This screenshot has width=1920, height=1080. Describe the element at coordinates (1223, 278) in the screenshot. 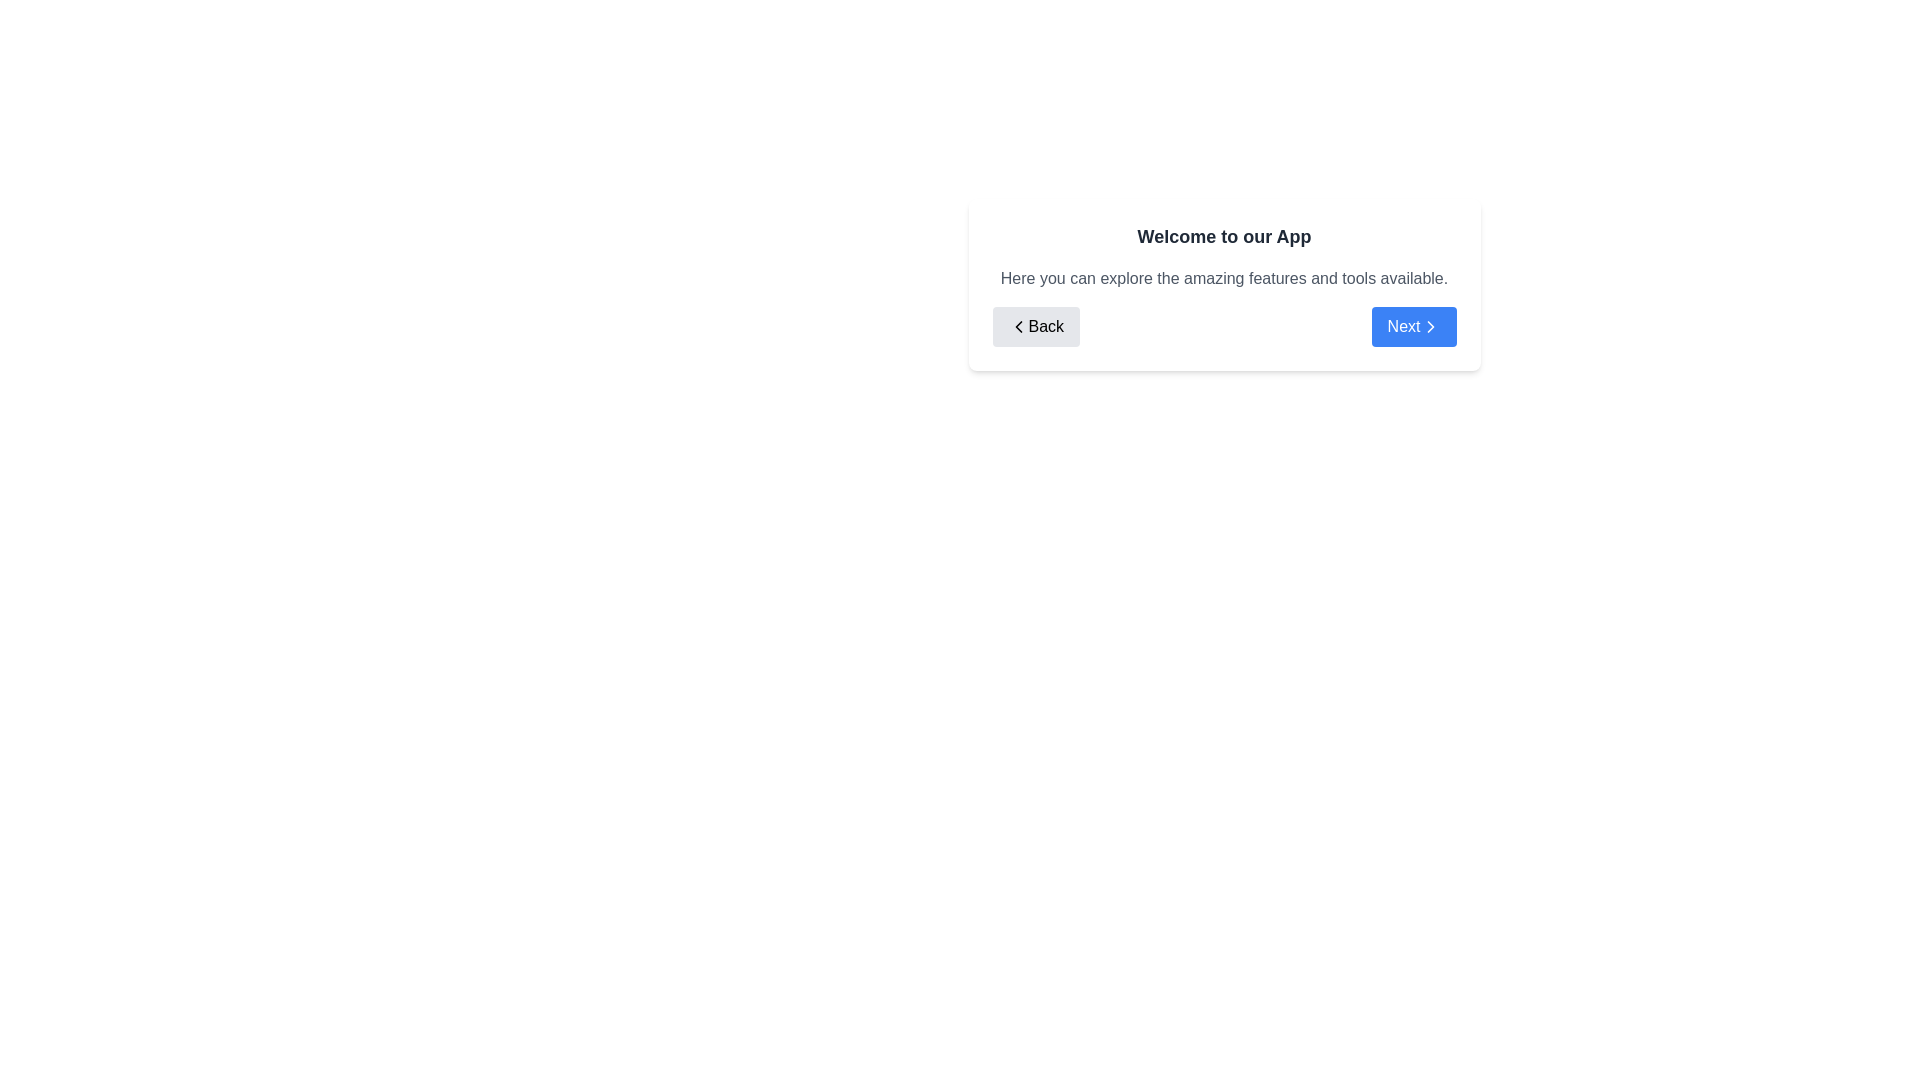

I see `the subtitle text that reads 'Here you can explore the amazing features and tools available', which is styled in gray and positioned below the bold heading 'Welcome to our App'` at that location.